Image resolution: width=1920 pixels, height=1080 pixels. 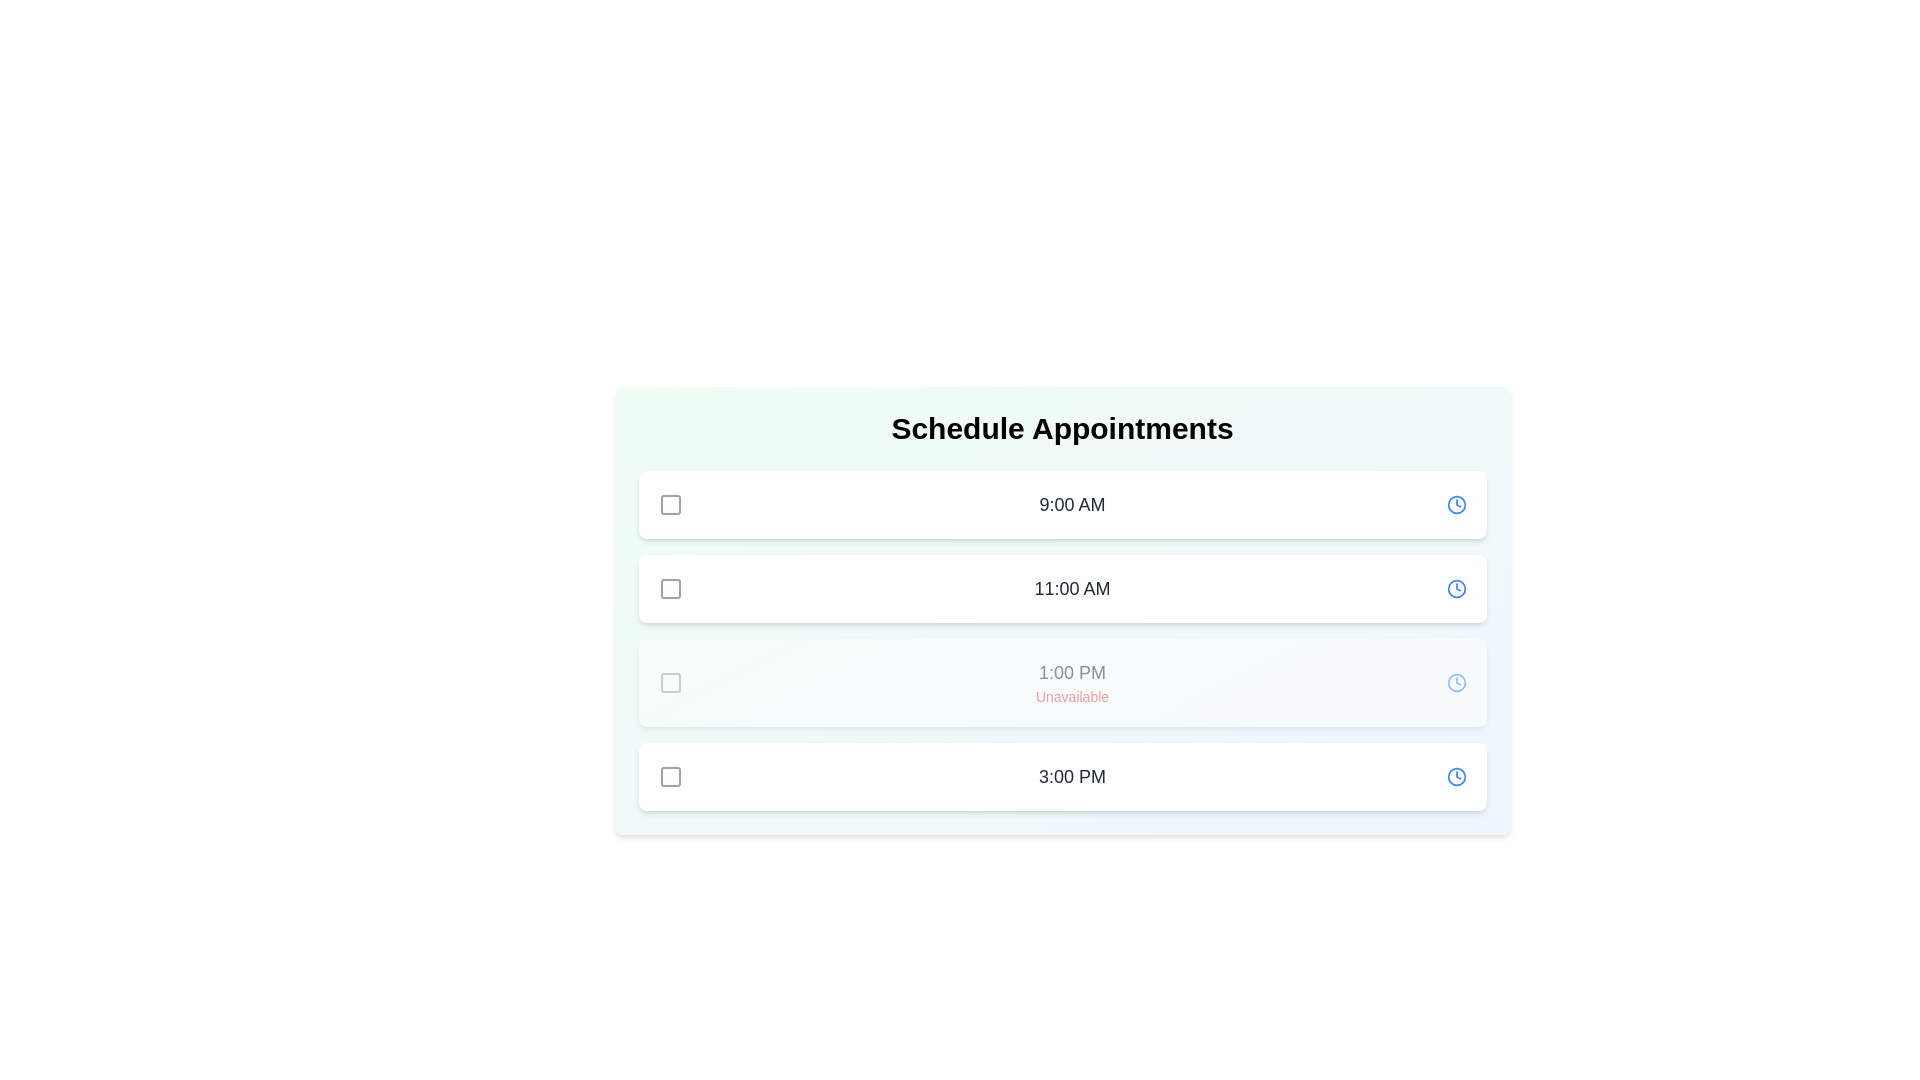 What do you see at coordinates (1456, 681) in the screenshot?
I see `the clock icon next to the time slot 1:00 PM` at bounding box center [1456, 681].